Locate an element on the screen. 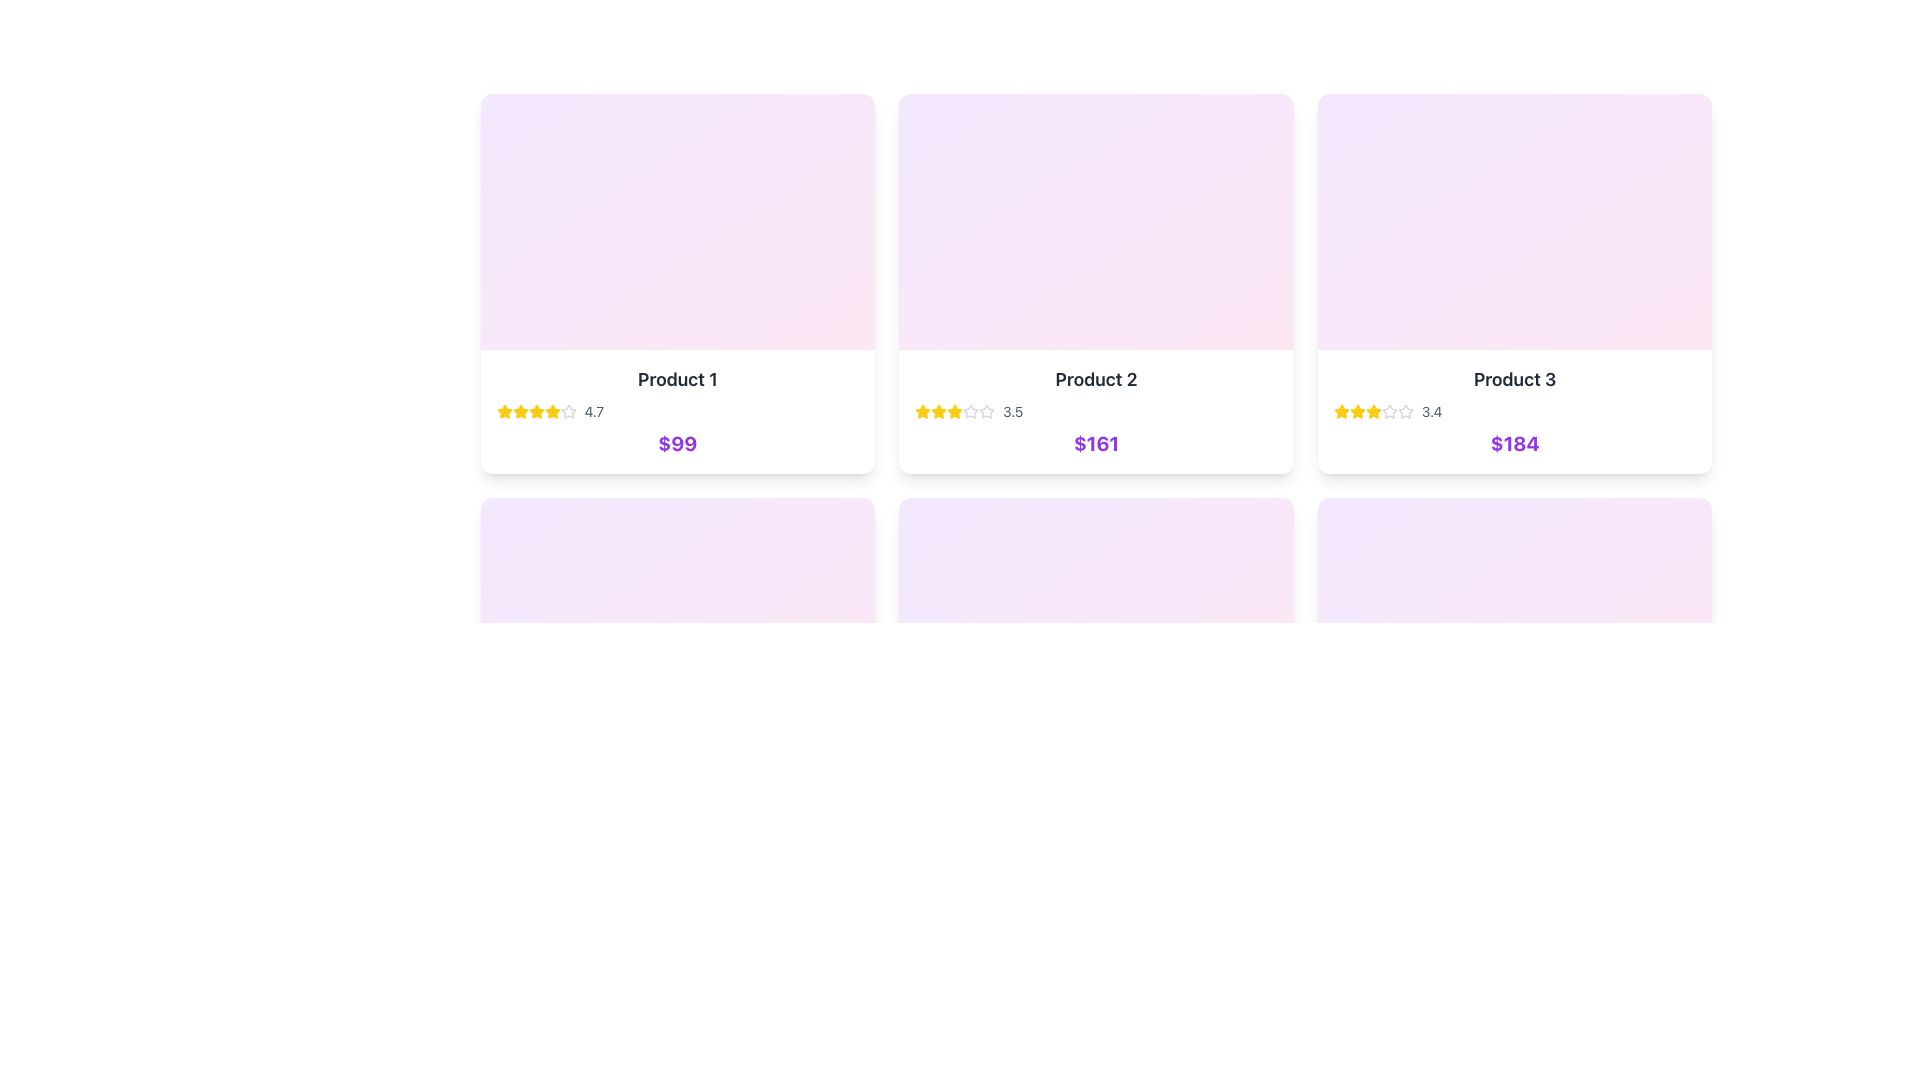 The width and height of the screenshot is (1920, 1080). the horizontal button group in the top right section of the 'Product 1' card is located at coordinates (823, 123).